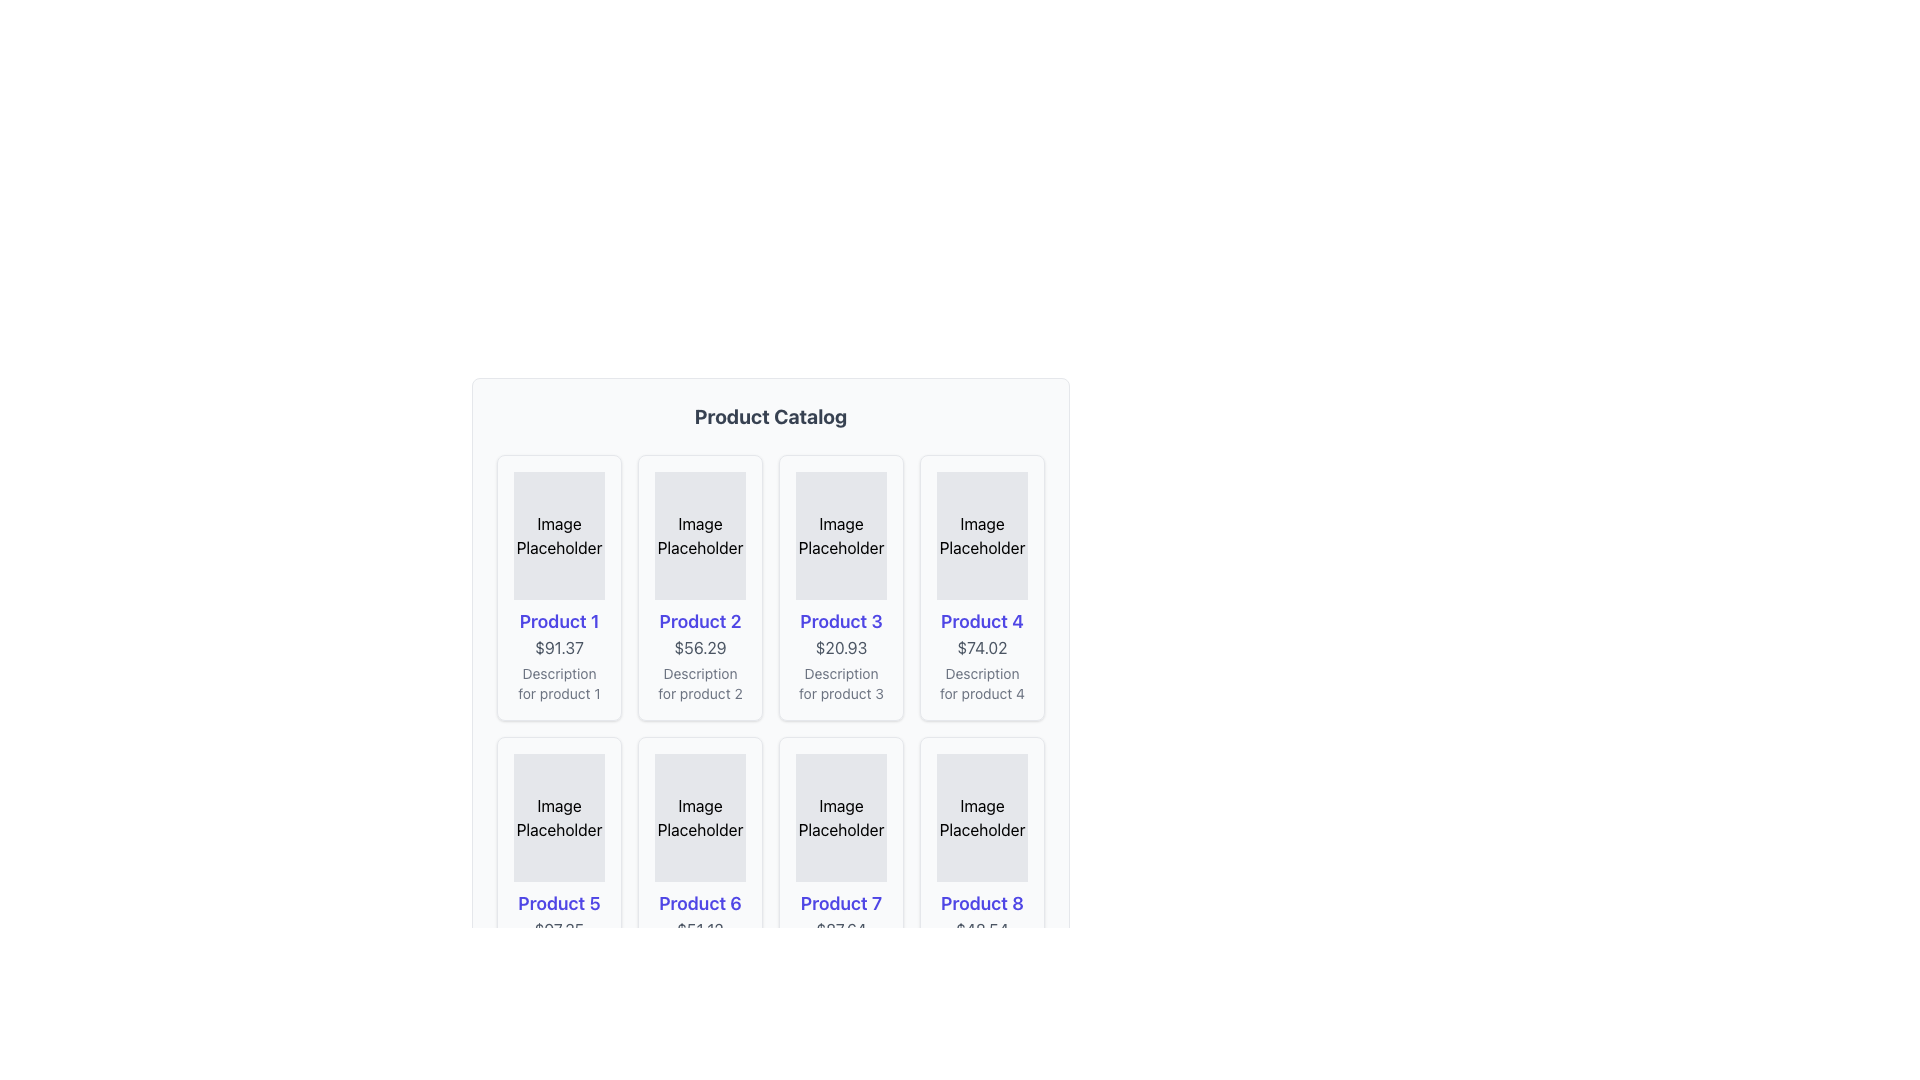 The image size is (1920, 1080). What do you see at coordinates (700, 620) in the screenshot?
I see `the 'Product 2' label in the second column of the product grid, which is above the price label and below the image placeholder, if it is linked` at bounding box center [700, 620].